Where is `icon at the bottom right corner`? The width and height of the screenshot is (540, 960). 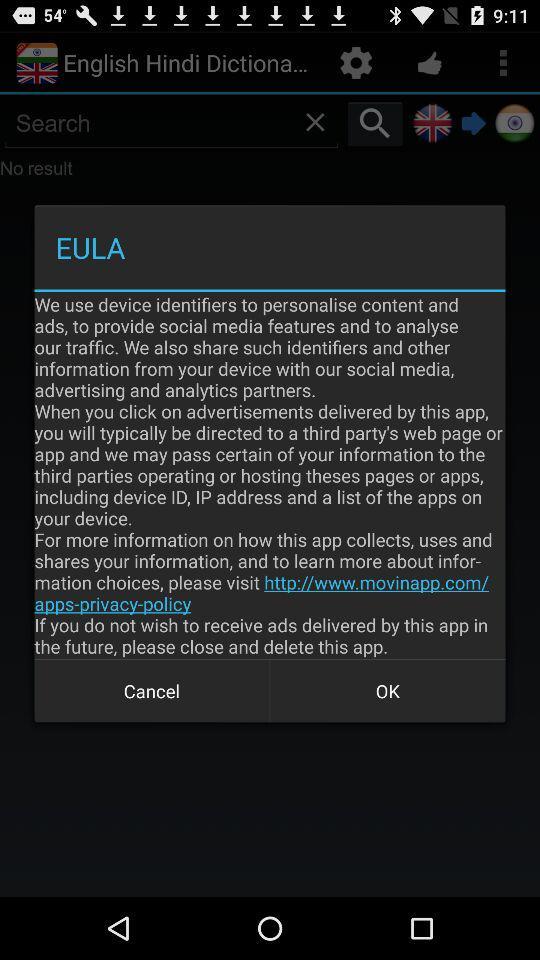 icon at the bottom right corner is located at coordinates (387, 691).